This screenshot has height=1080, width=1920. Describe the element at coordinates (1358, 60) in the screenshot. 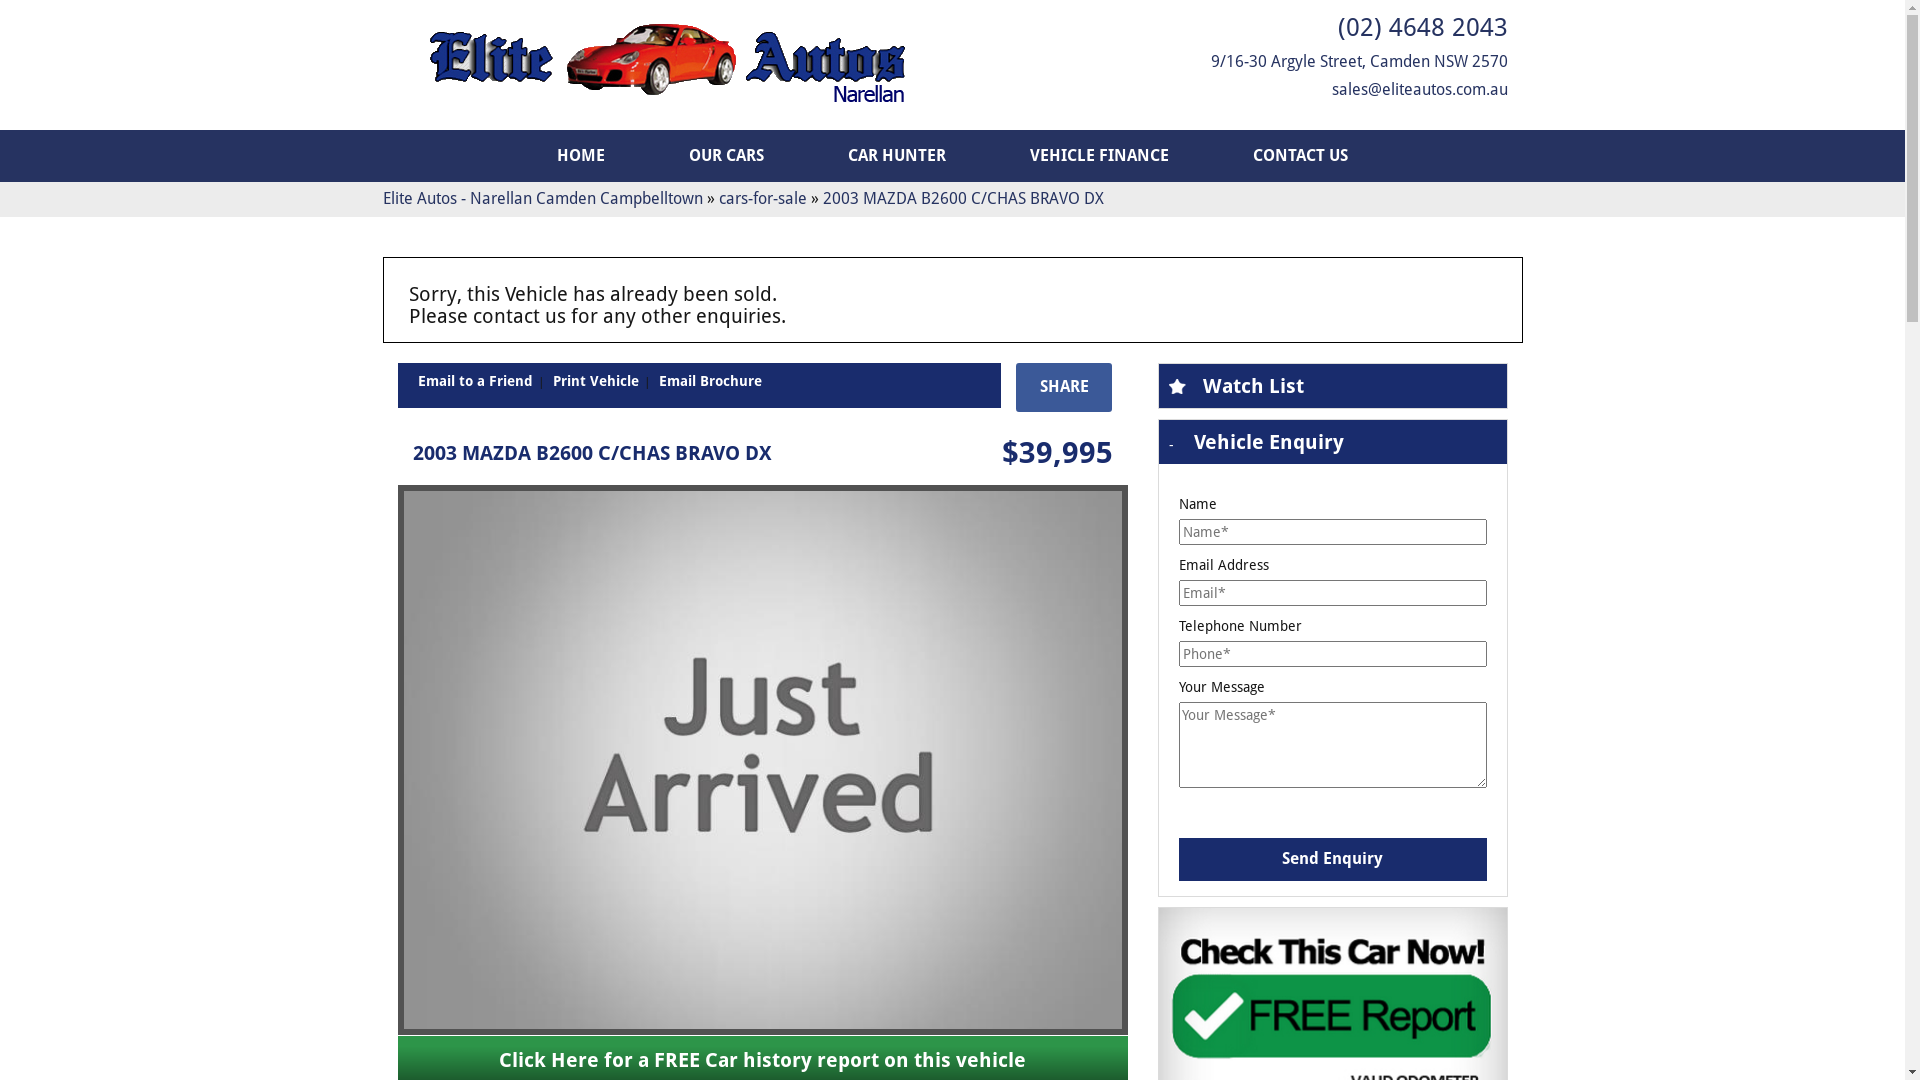

I see `'9/16-30 Argyle Street, Camden NSW 2570'` at that location.